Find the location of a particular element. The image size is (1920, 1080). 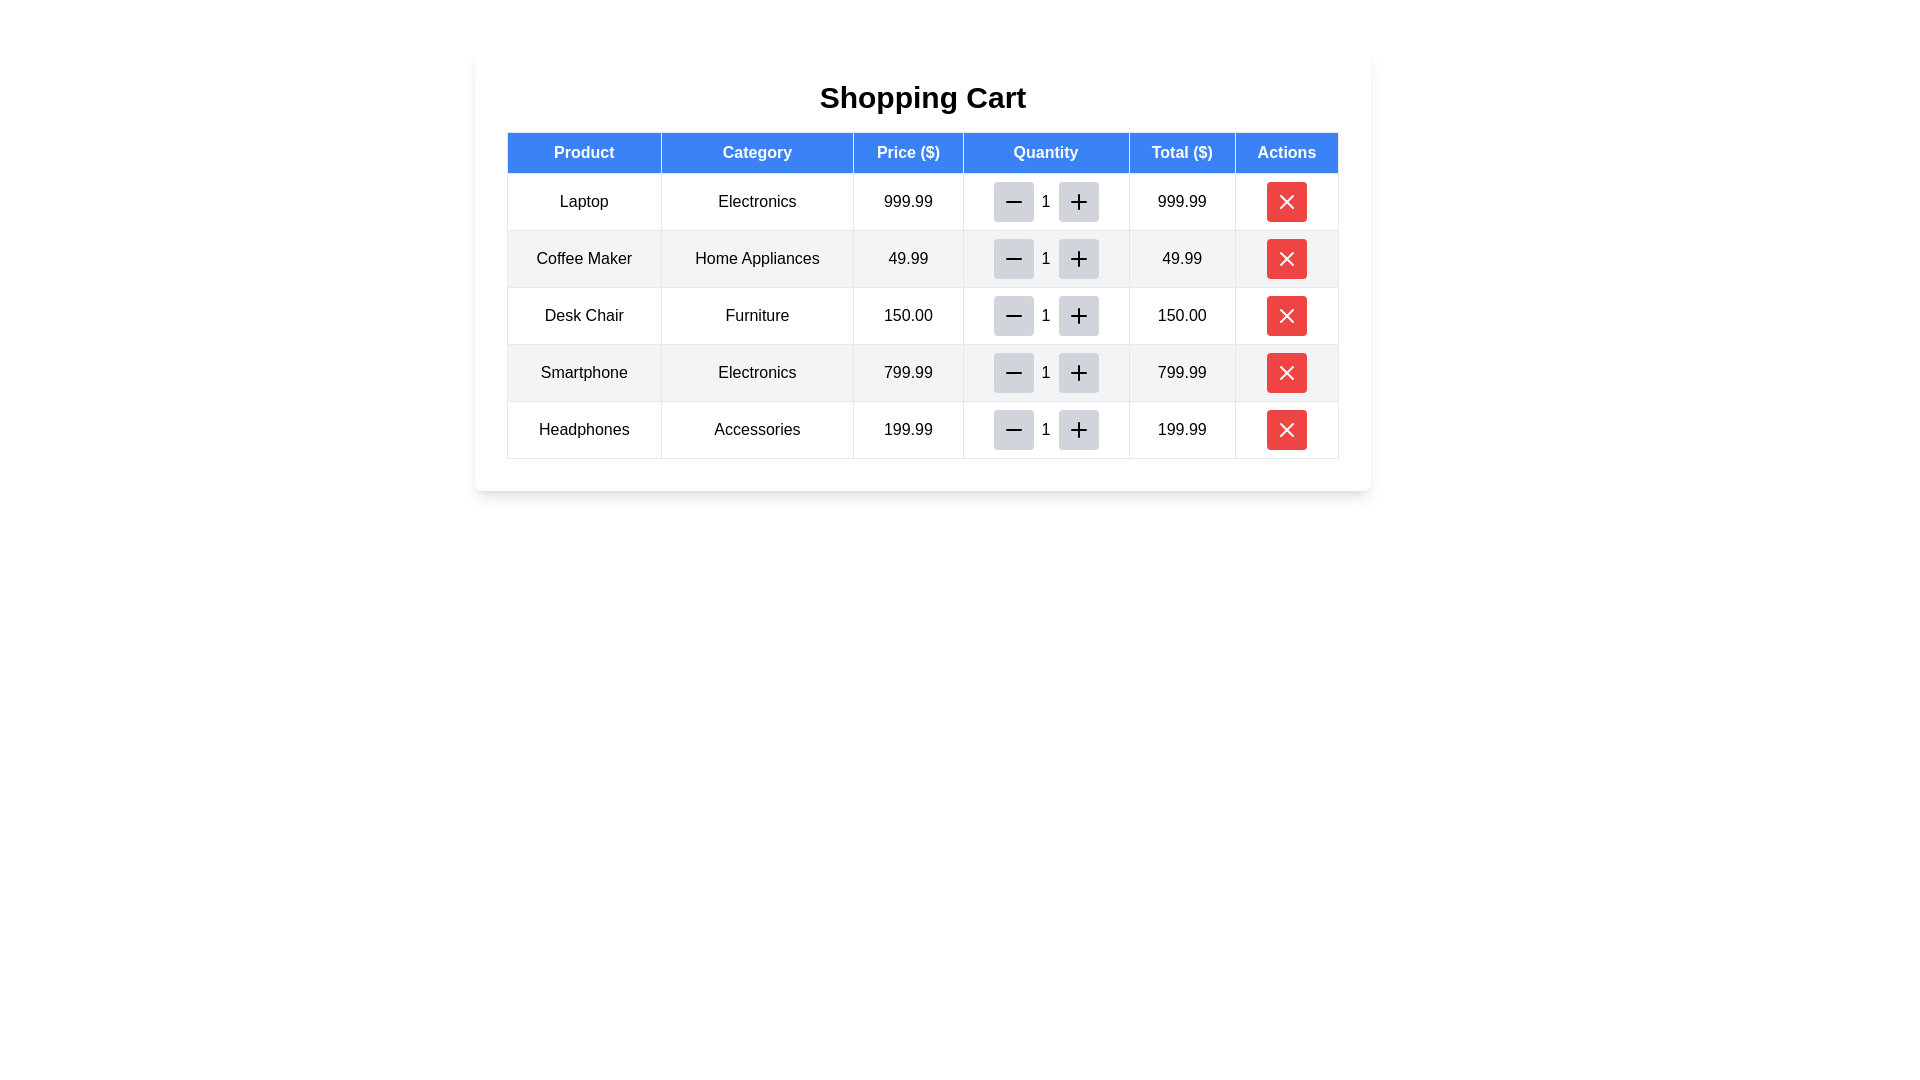

the text label in the 'Category' column that indicates 'Headphones', located in the fifth row of the table is located at coordinates (756, 428).